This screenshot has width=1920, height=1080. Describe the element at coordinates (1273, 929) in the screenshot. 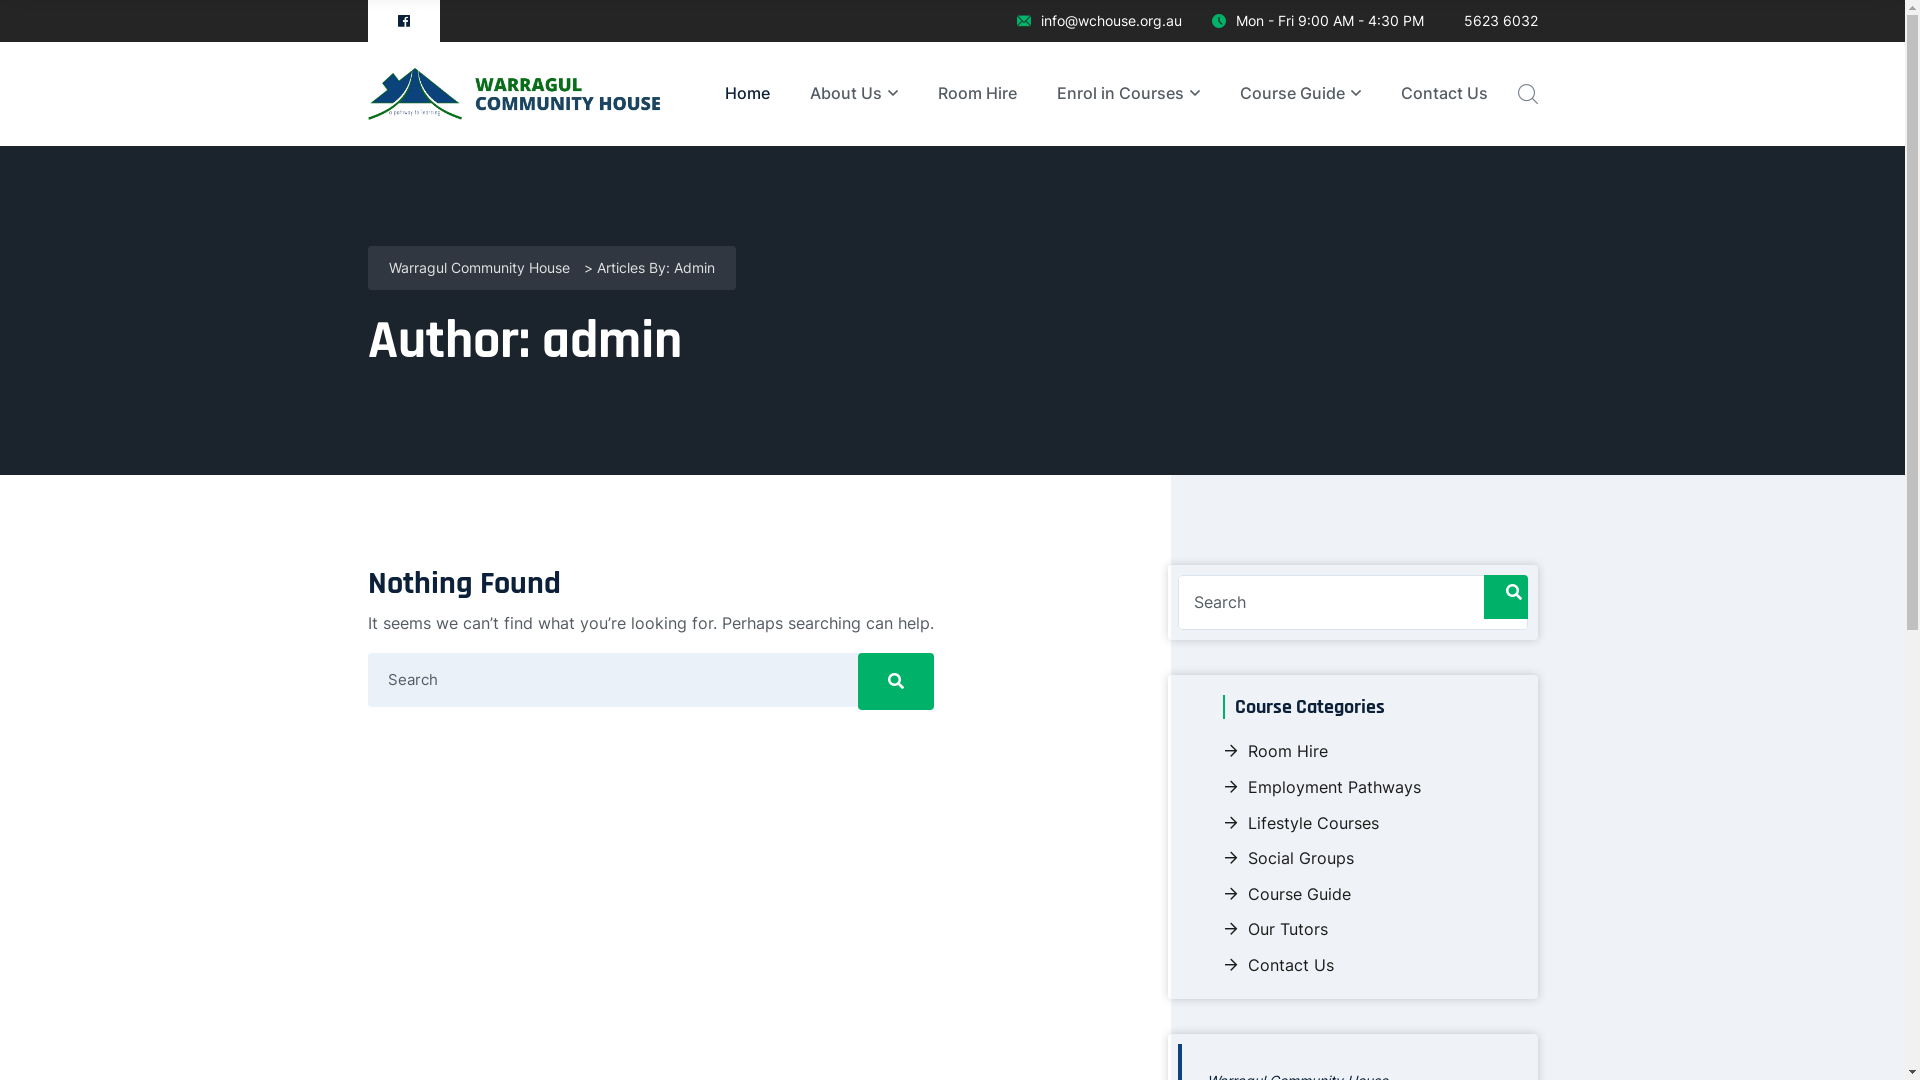

I see `'Our Tutors'` at that location.